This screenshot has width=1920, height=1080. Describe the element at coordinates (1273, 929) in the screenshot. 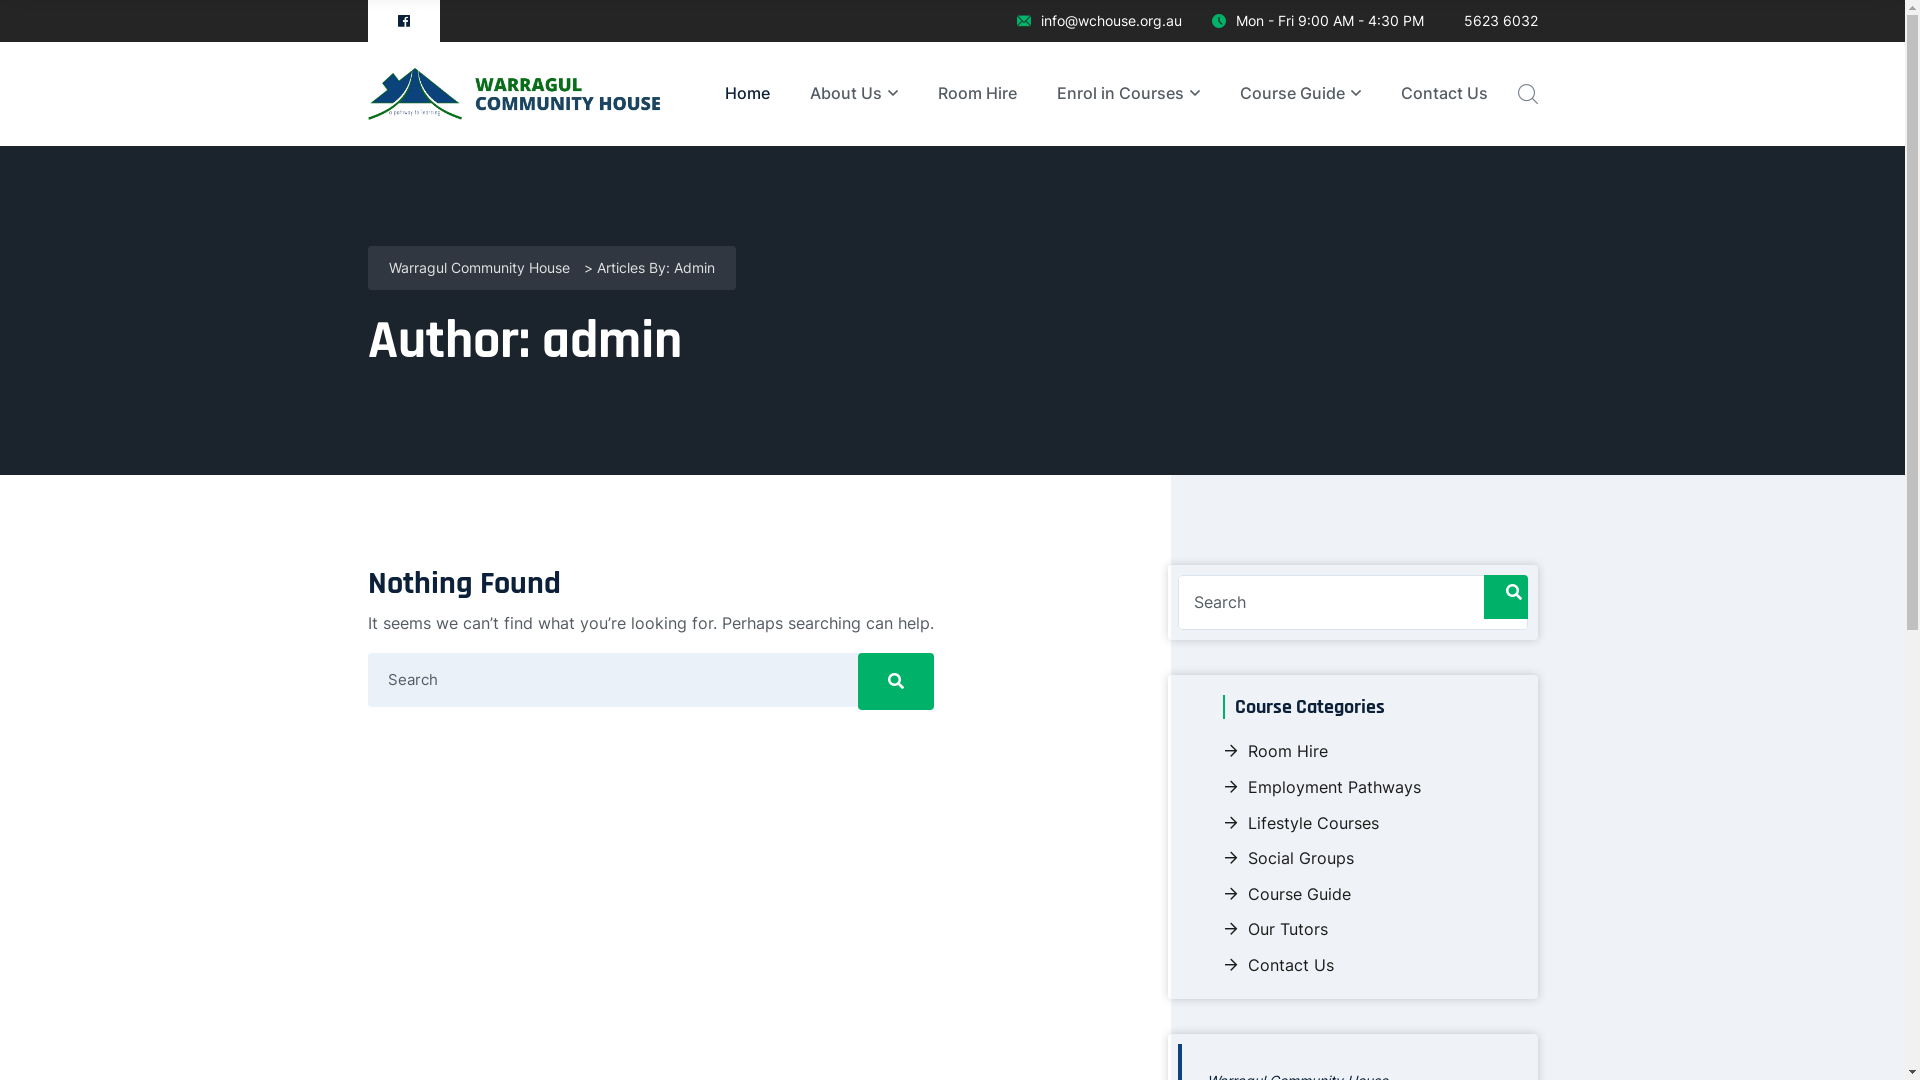

I see `'Our Tutors'` at that location.